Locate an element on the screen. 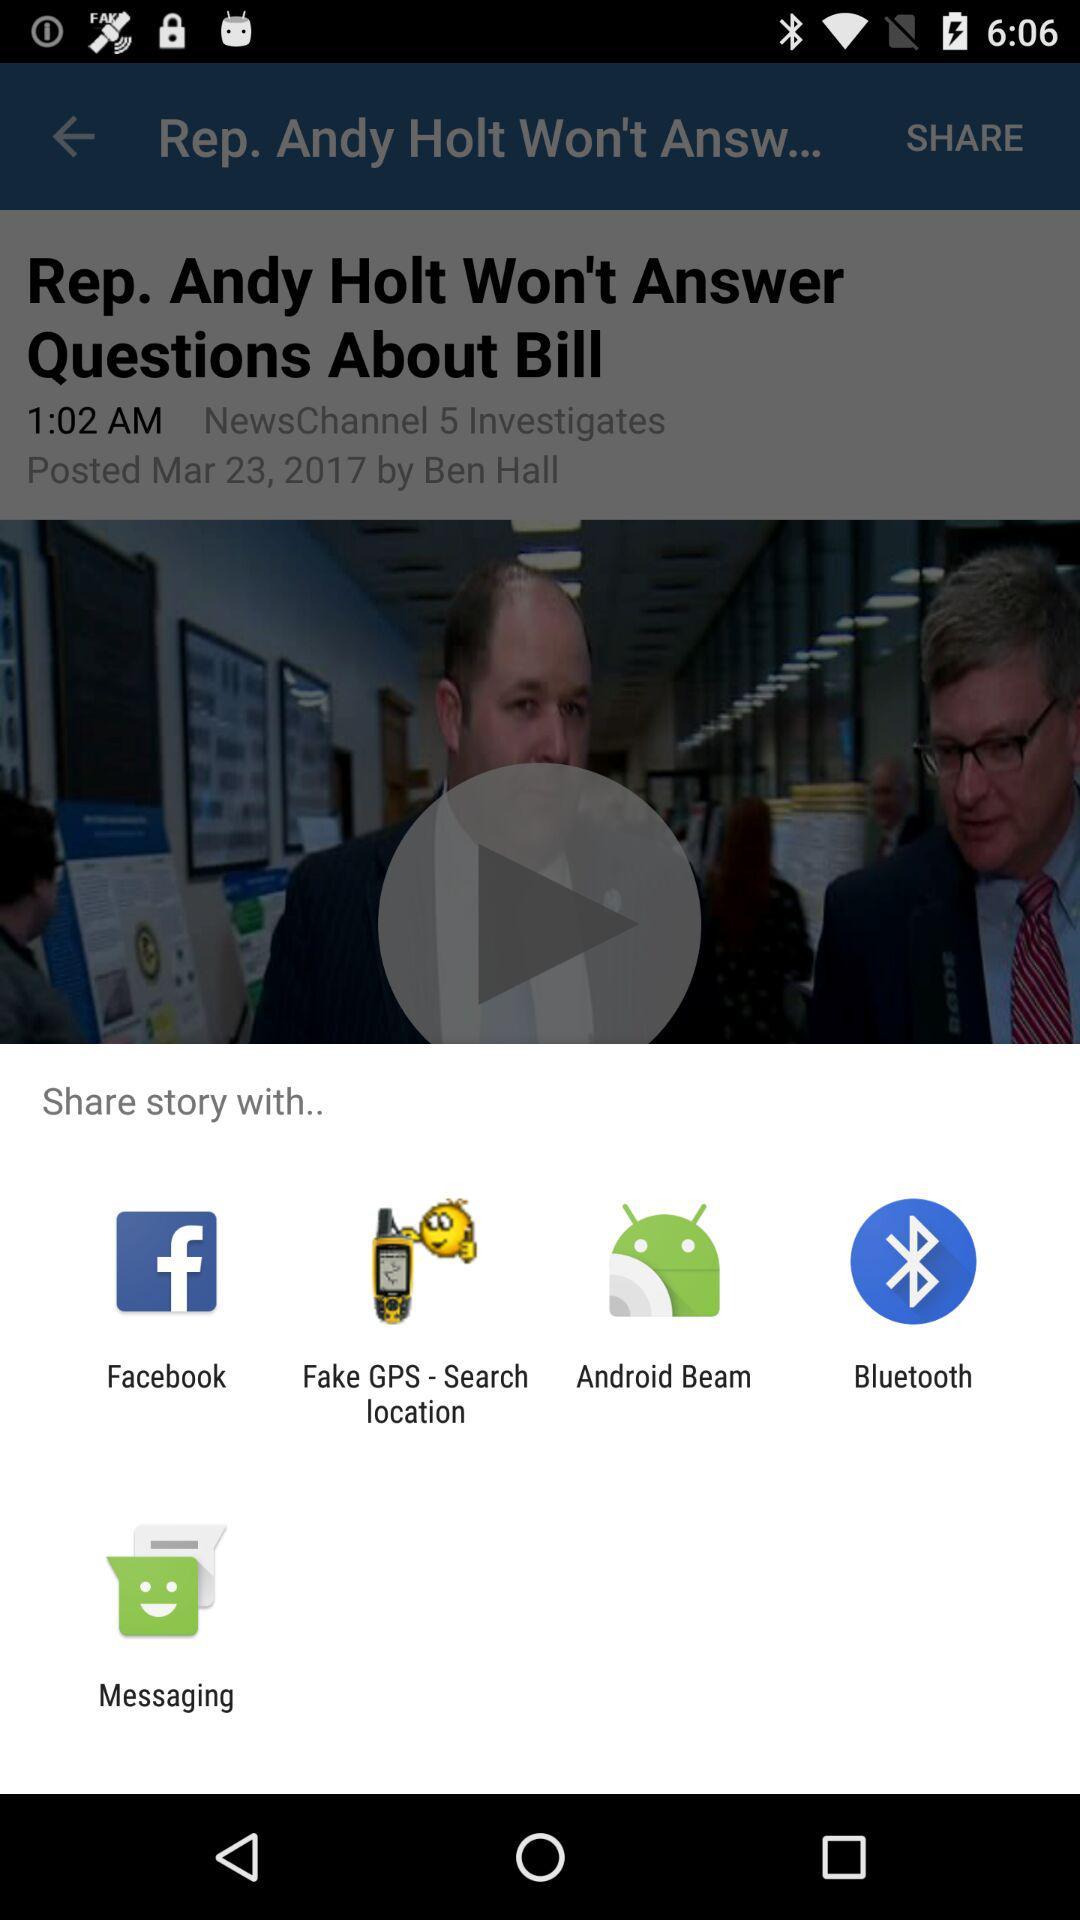 Image resolution: width=1080 pixels, height=1920 pixels. the android beam is located at coordinates (664, 1392).